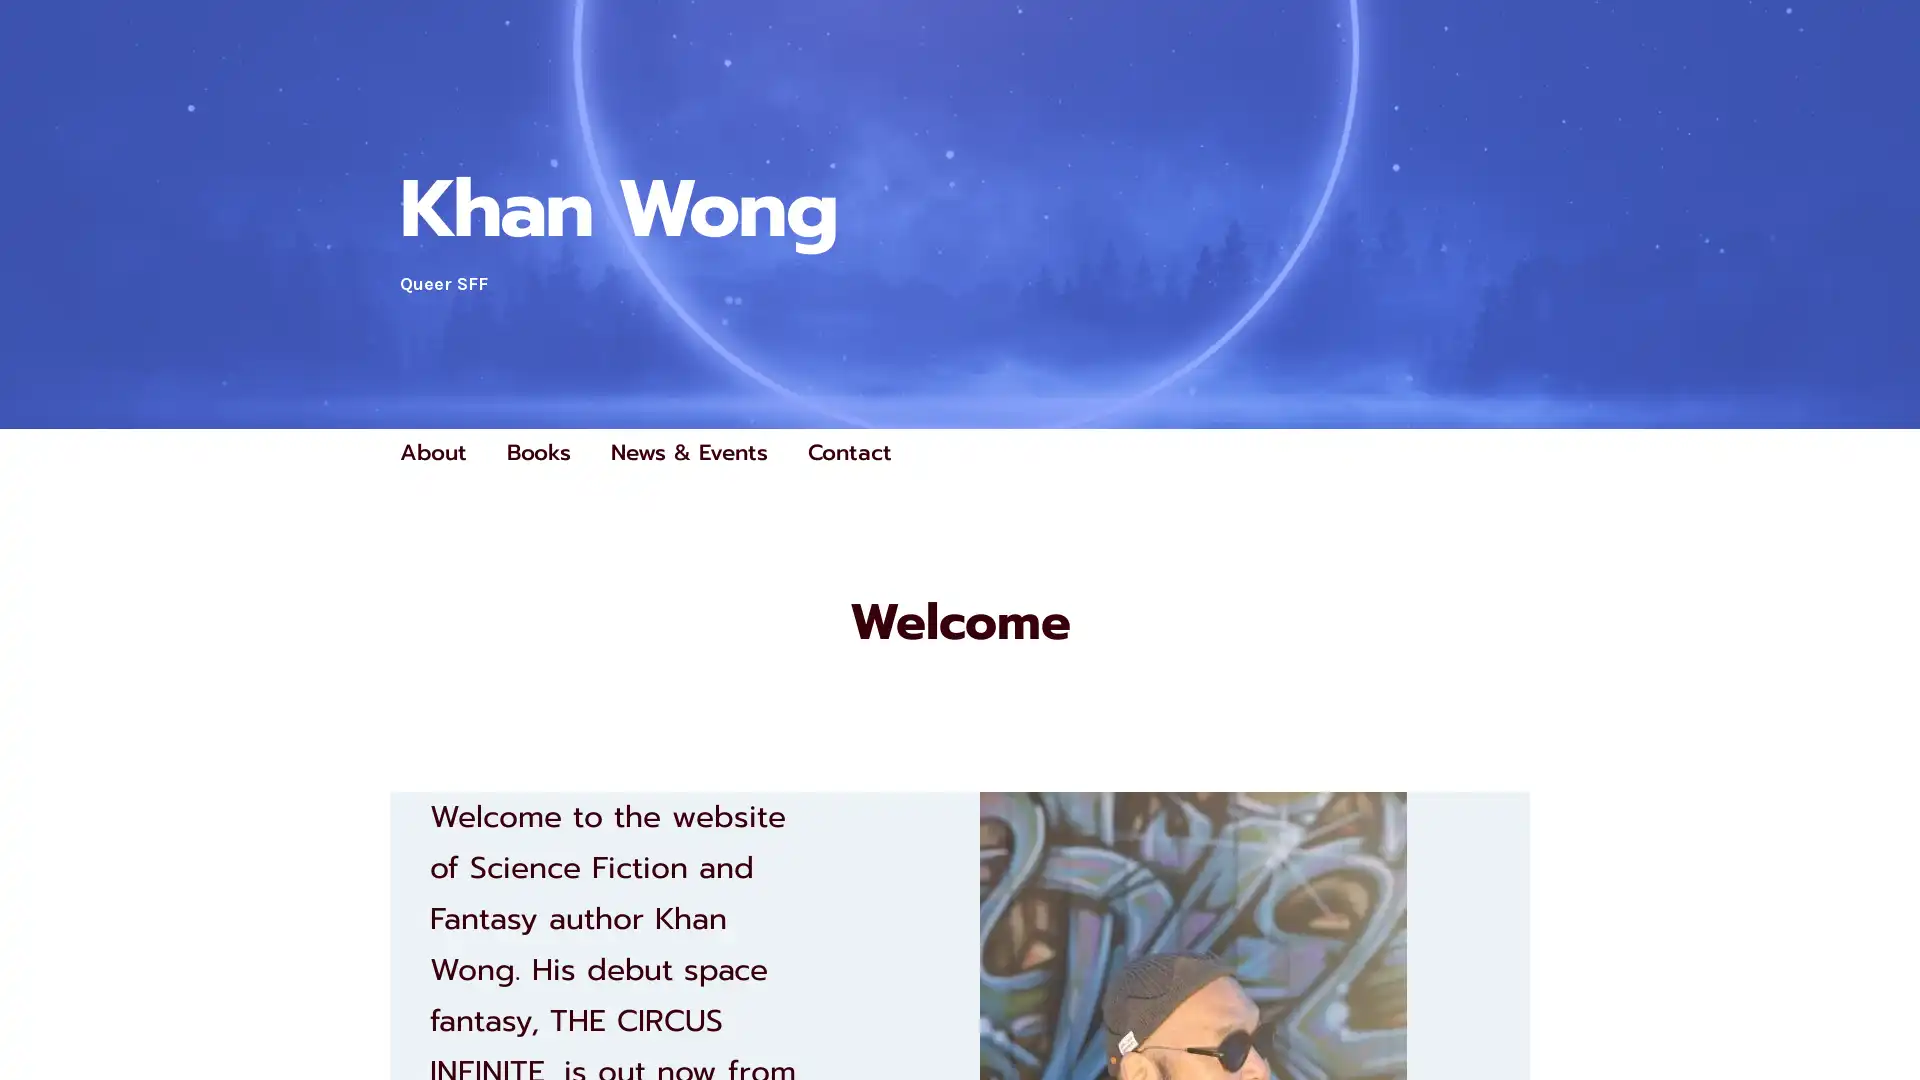  Describe the element at coordinates (1881, 1012) in the screenshot. I see `Scroll to top` at that location.